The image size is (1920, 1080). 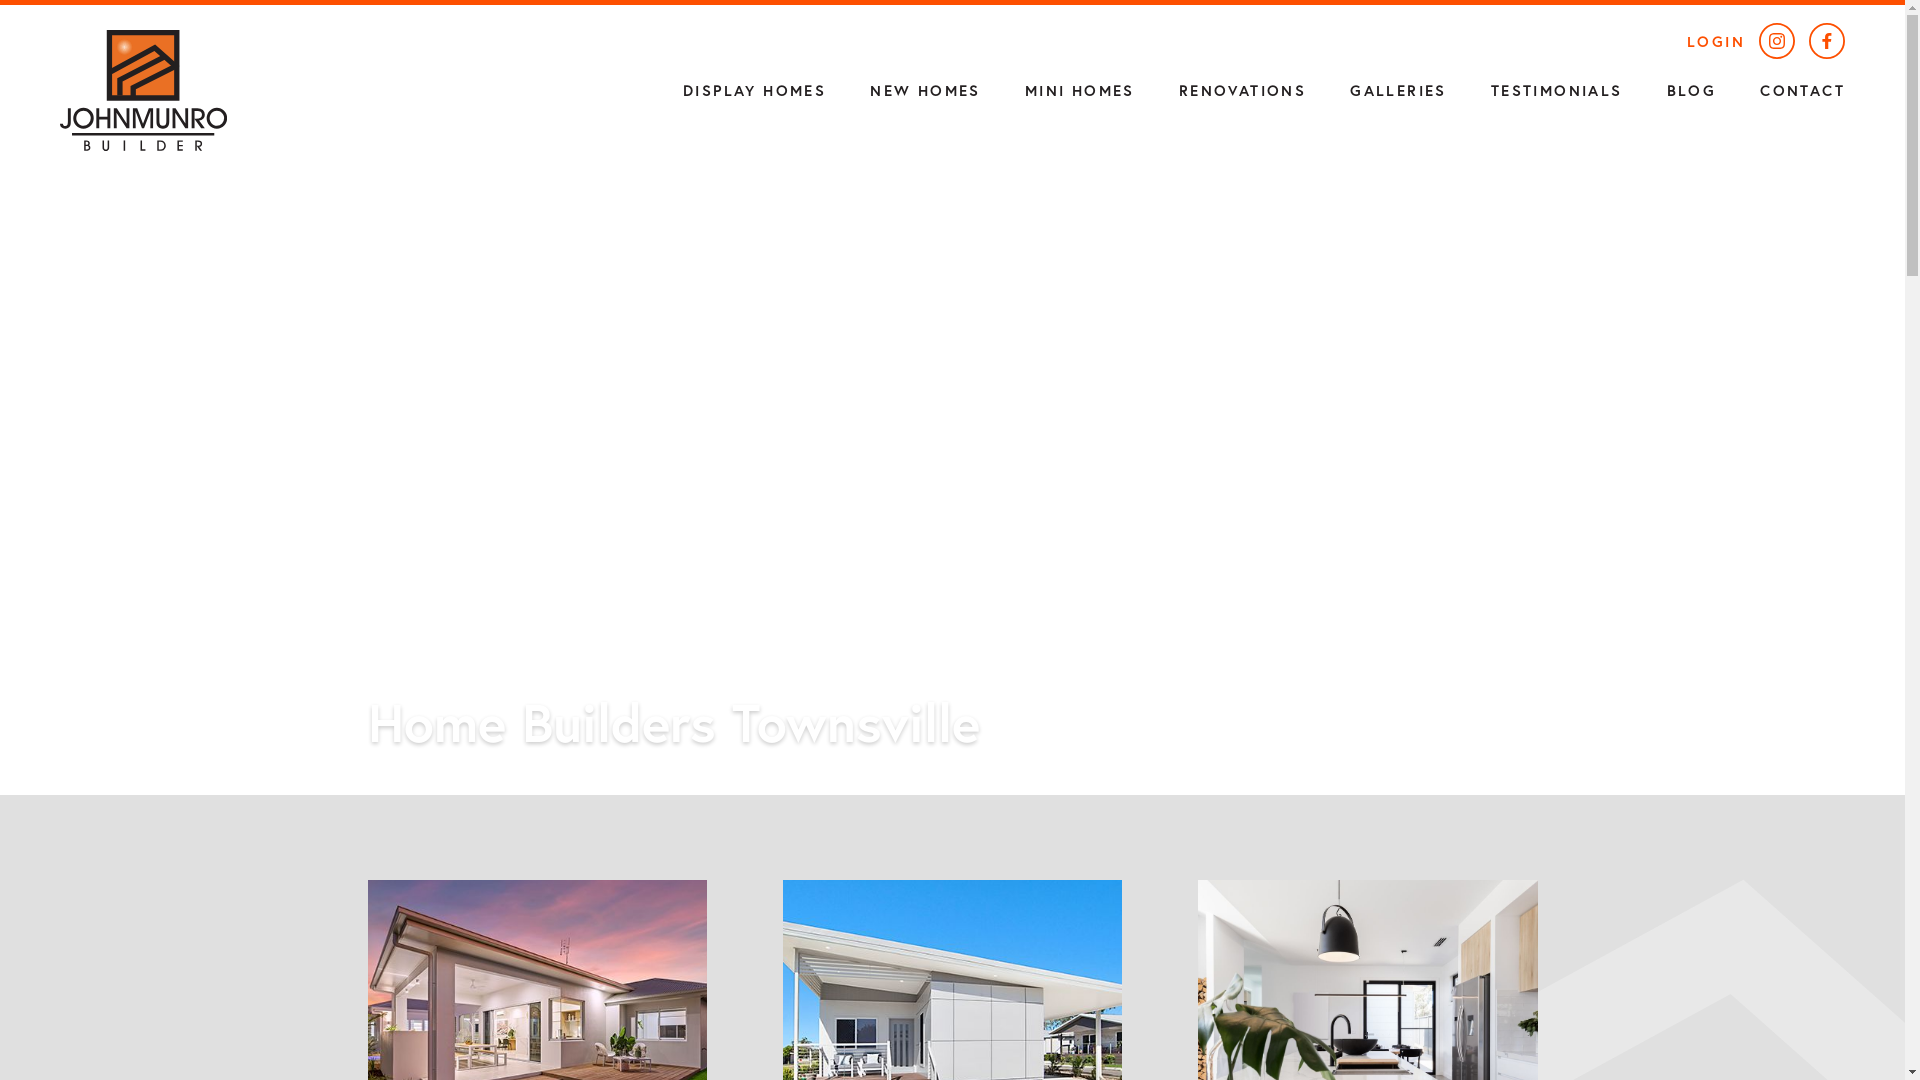 I want to click on 'CONTACT', so click(x=1802, y=88).